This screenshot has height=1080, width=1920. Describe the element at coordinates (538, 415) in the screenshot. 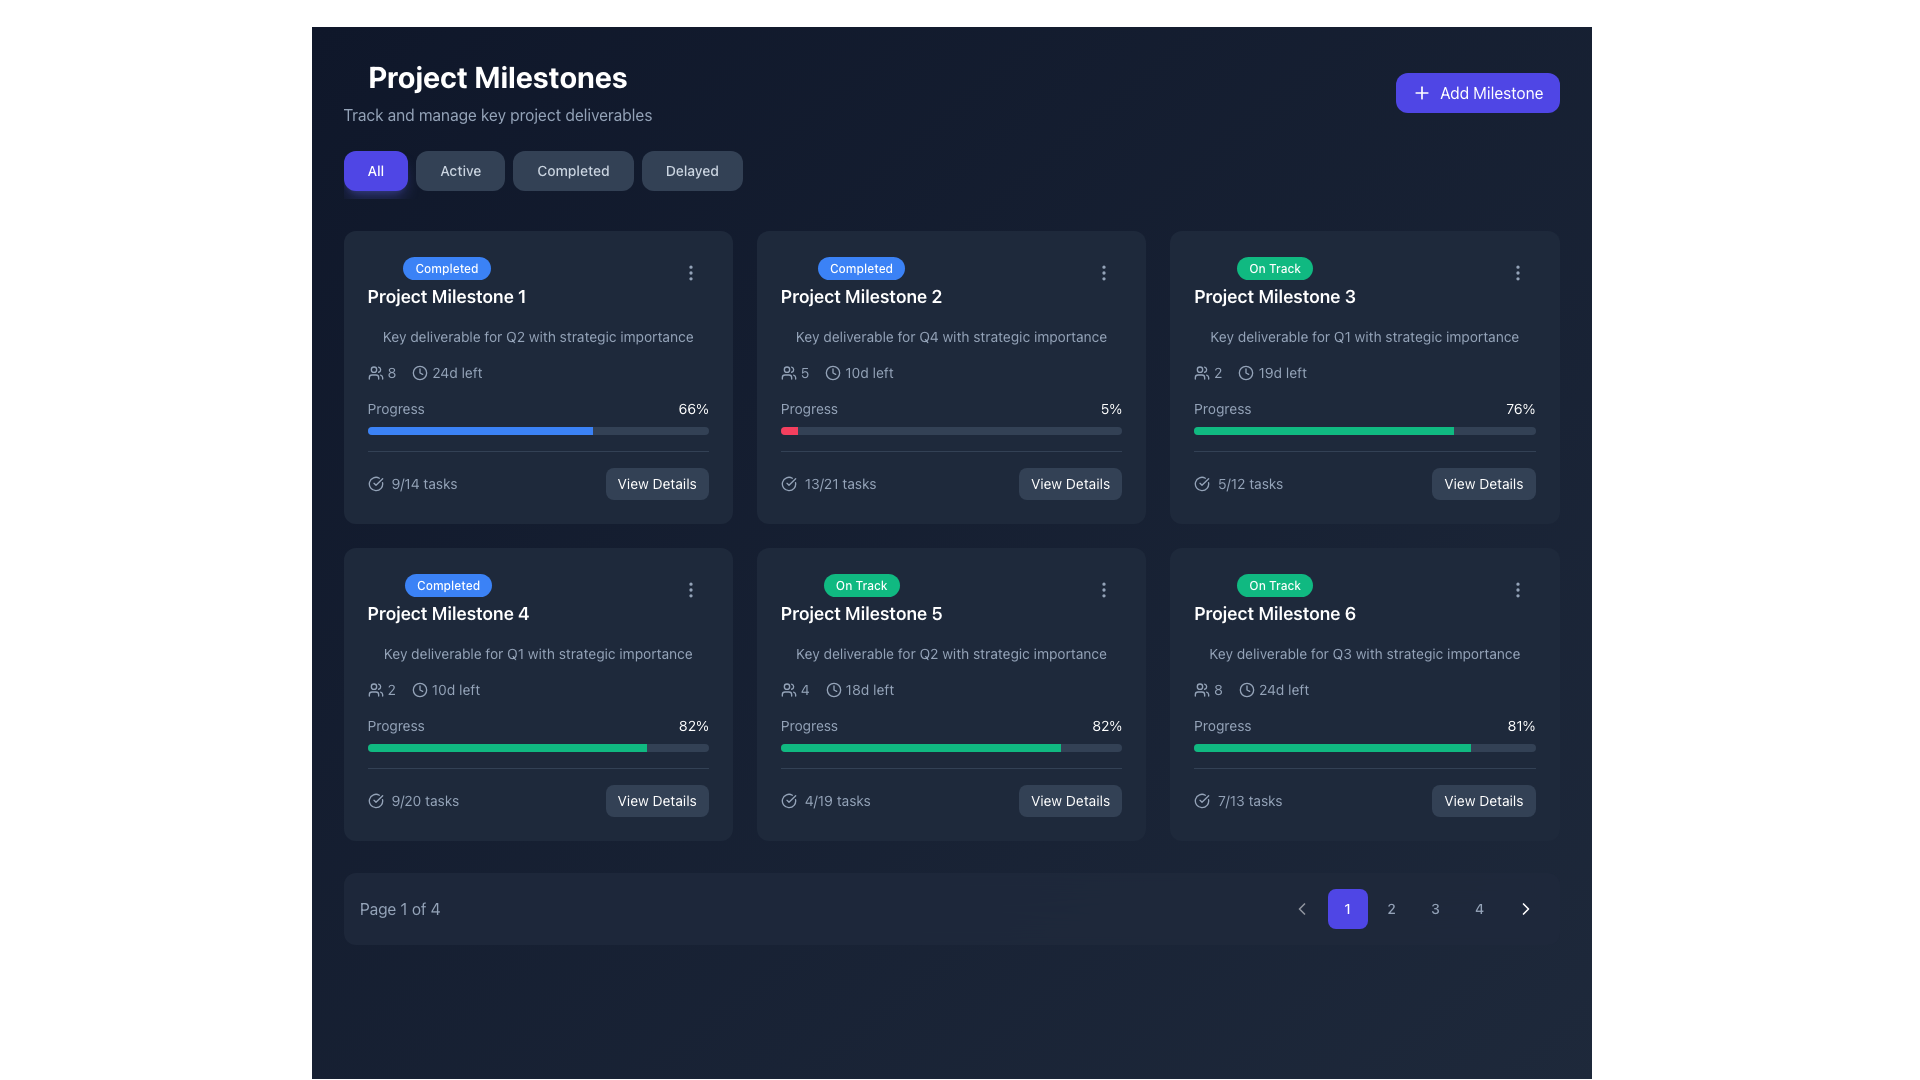

I see `the progress bar displaying 'Progress' on the left and '66%' on the right, located within the 'Project Milestone 1' card` at that location.